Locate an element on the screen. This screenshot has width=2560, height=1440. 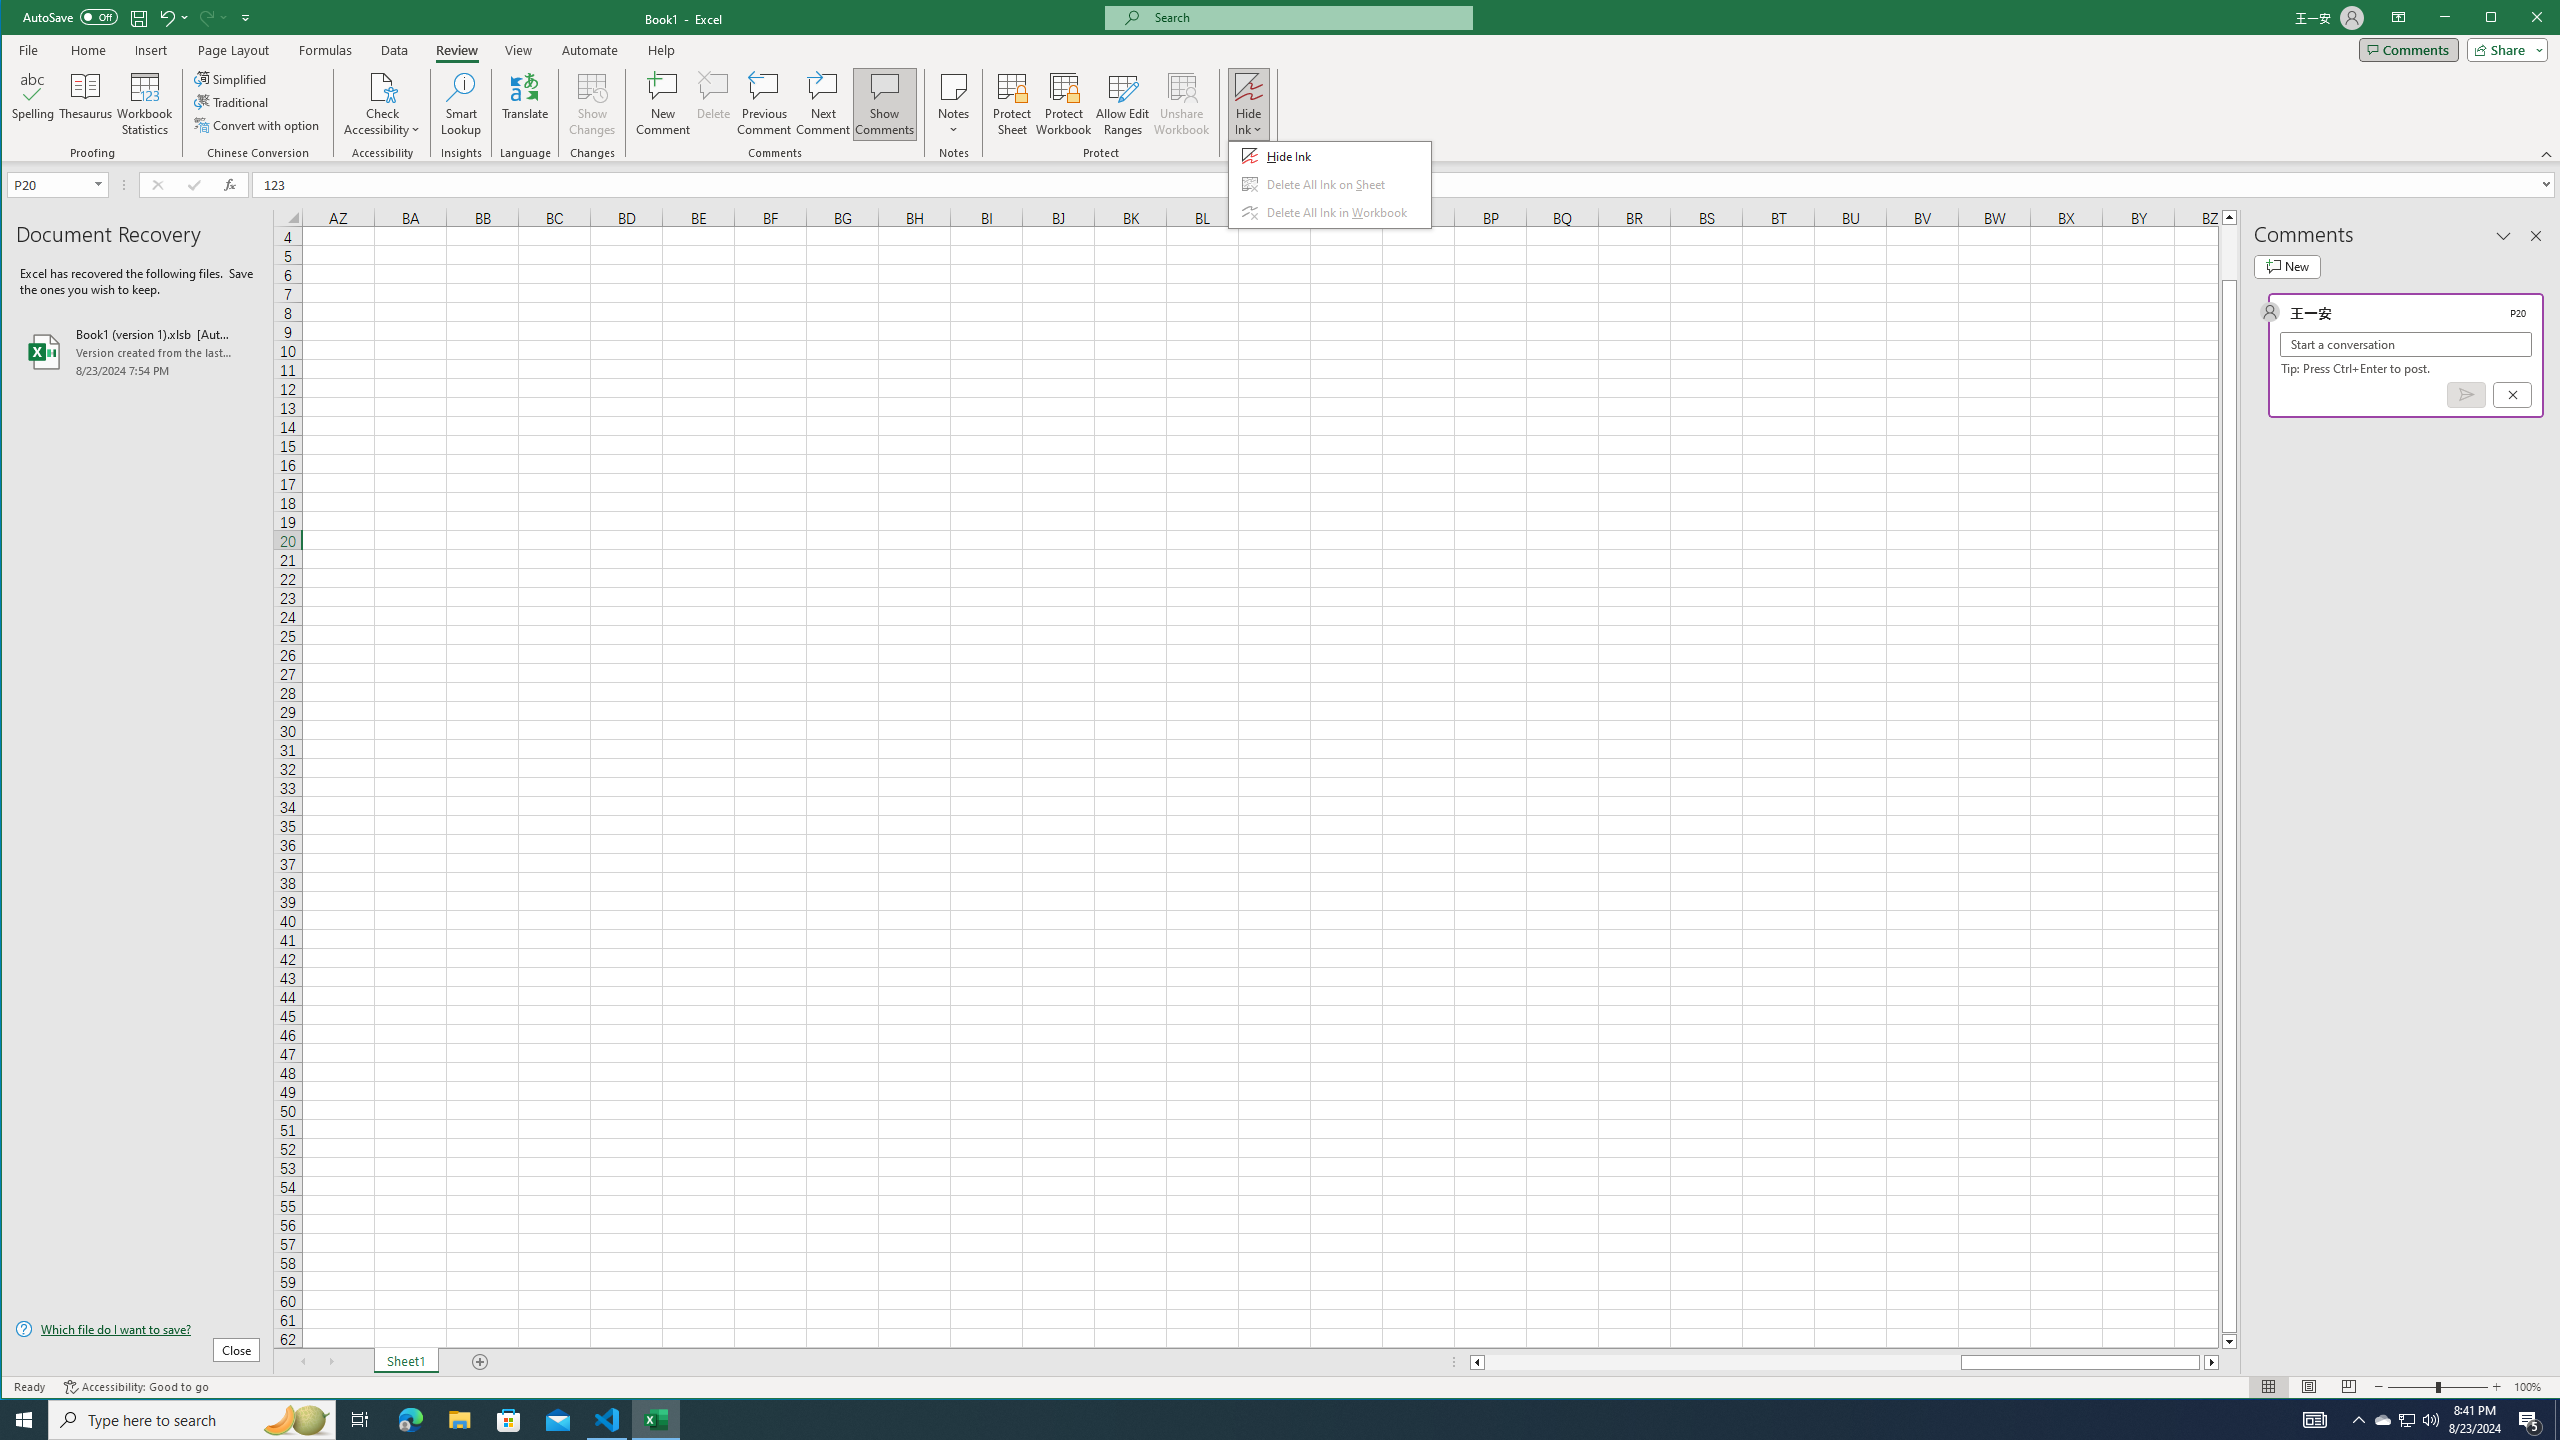
'Protect Workbook...' is located at coordinates (1063, 103).